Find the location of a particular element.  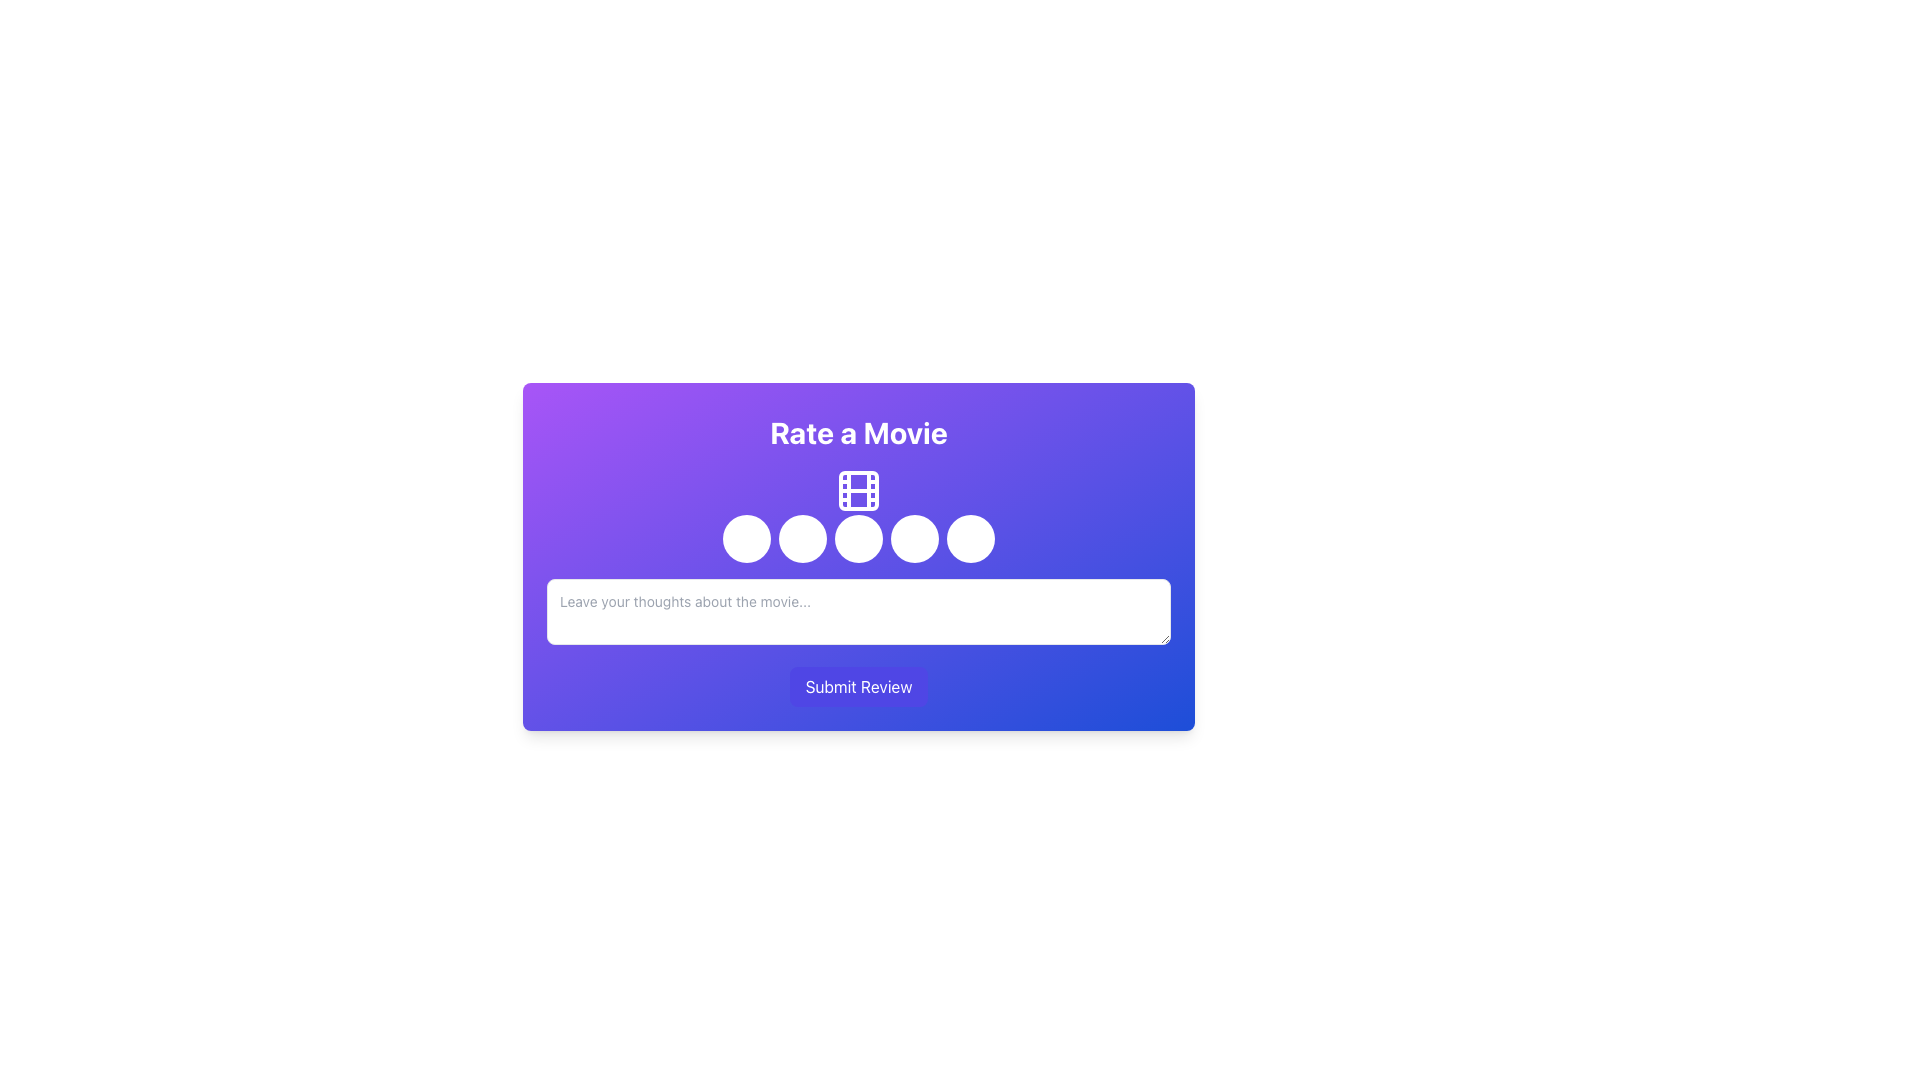

the third circle in the star-like rating system is located at coordinates (859, 556).